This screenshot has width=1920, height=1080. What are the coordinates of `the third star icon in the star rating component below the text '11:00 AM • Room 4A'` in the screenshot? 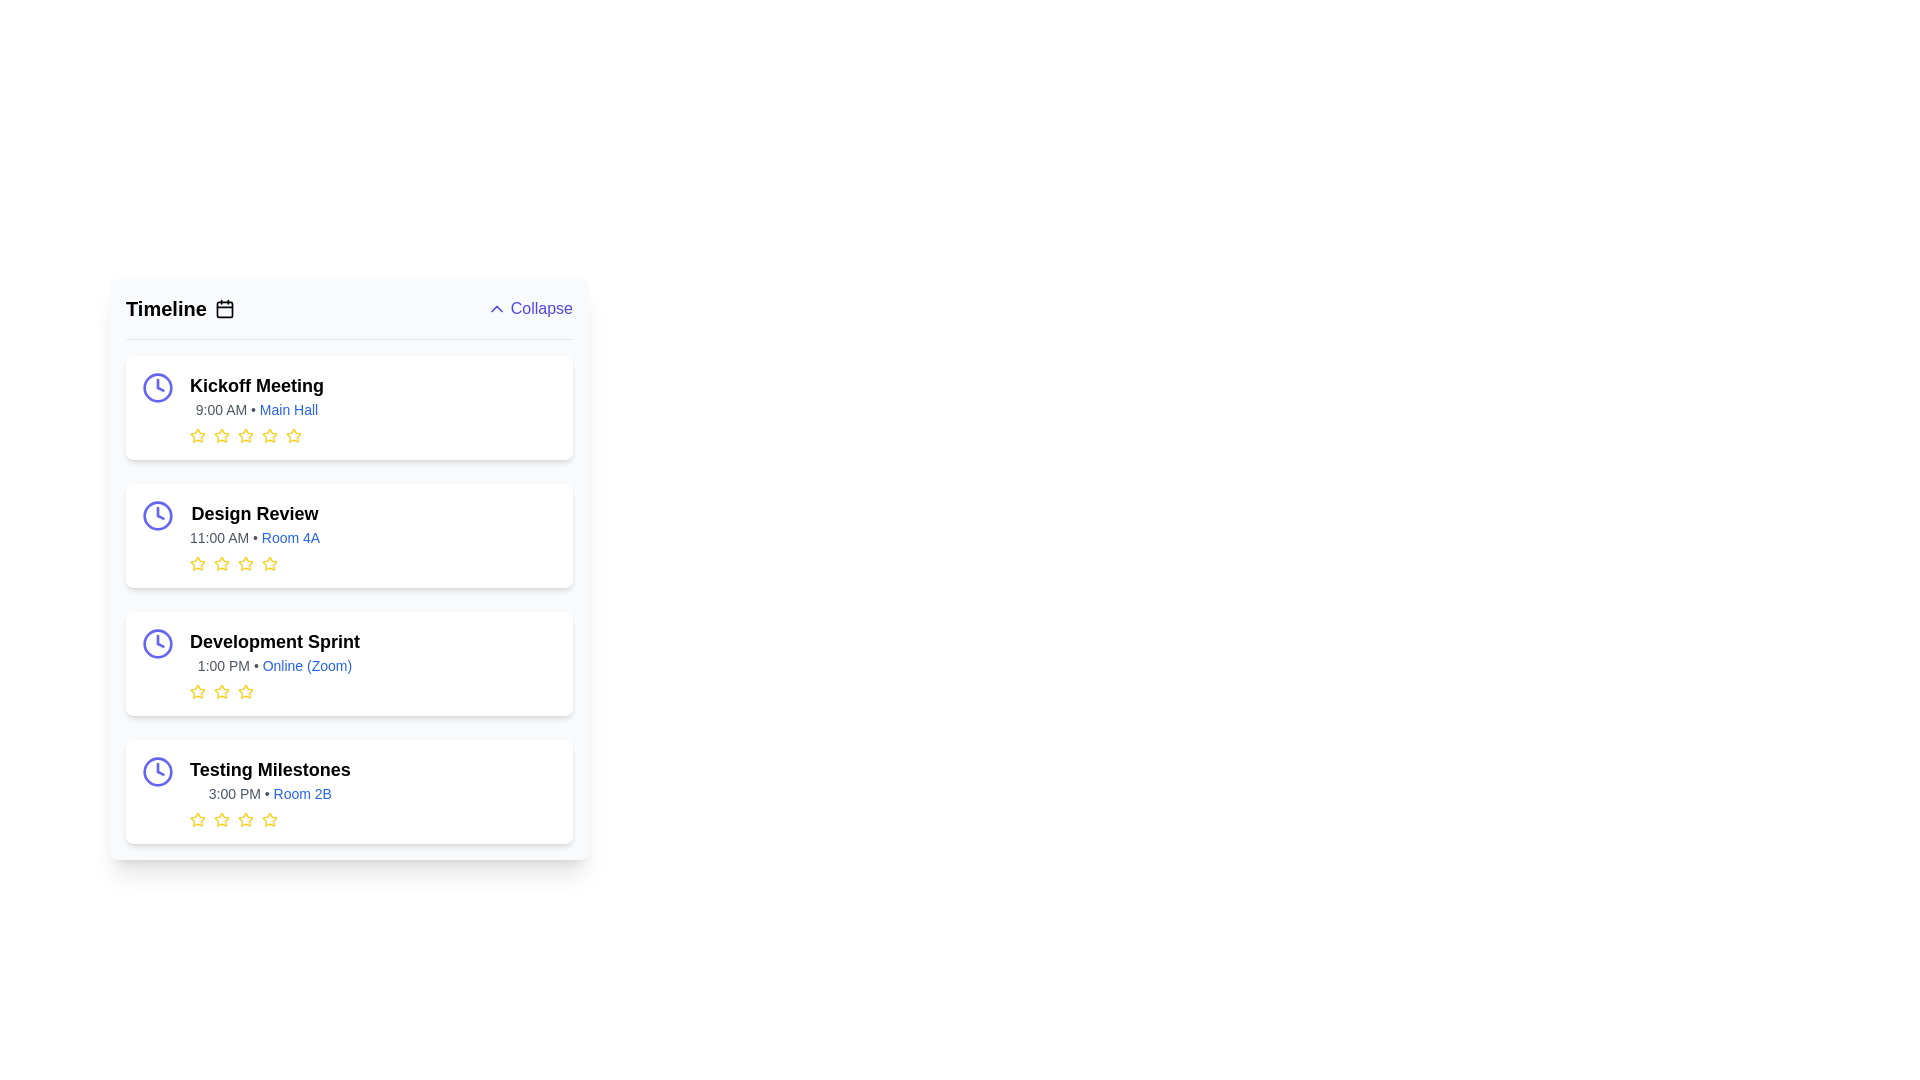 It's located at (253, 563).